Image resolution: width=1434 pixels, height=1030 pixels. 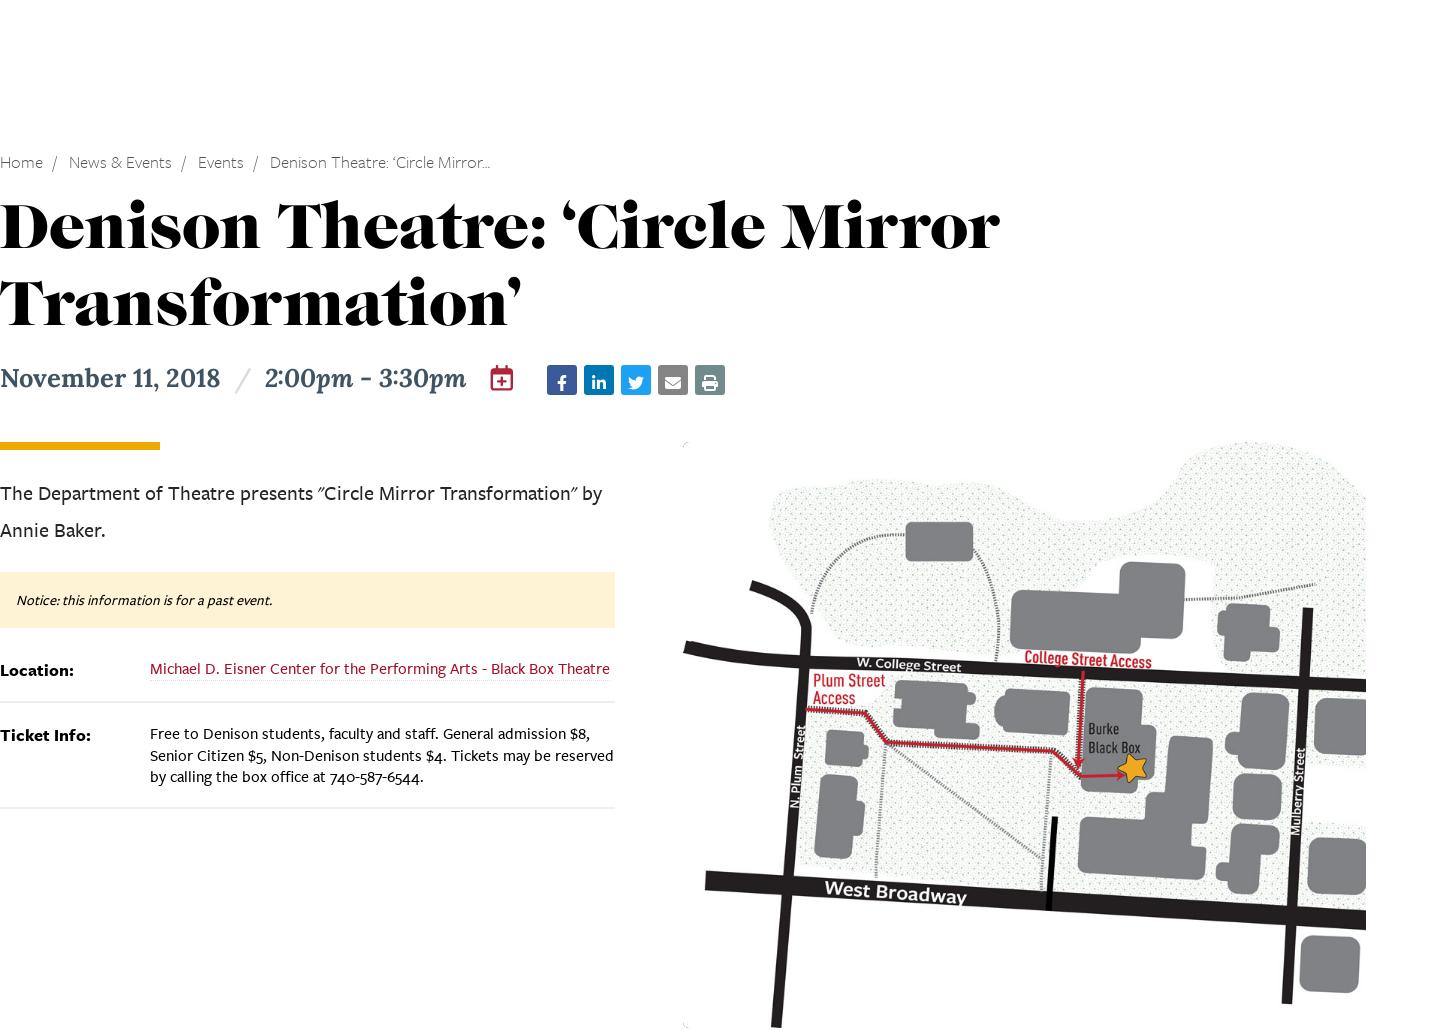 What do you see at coordinates (549, 183) in the screenshot?
I see `''The Sounds of History''` at bounding box center [549, 183].